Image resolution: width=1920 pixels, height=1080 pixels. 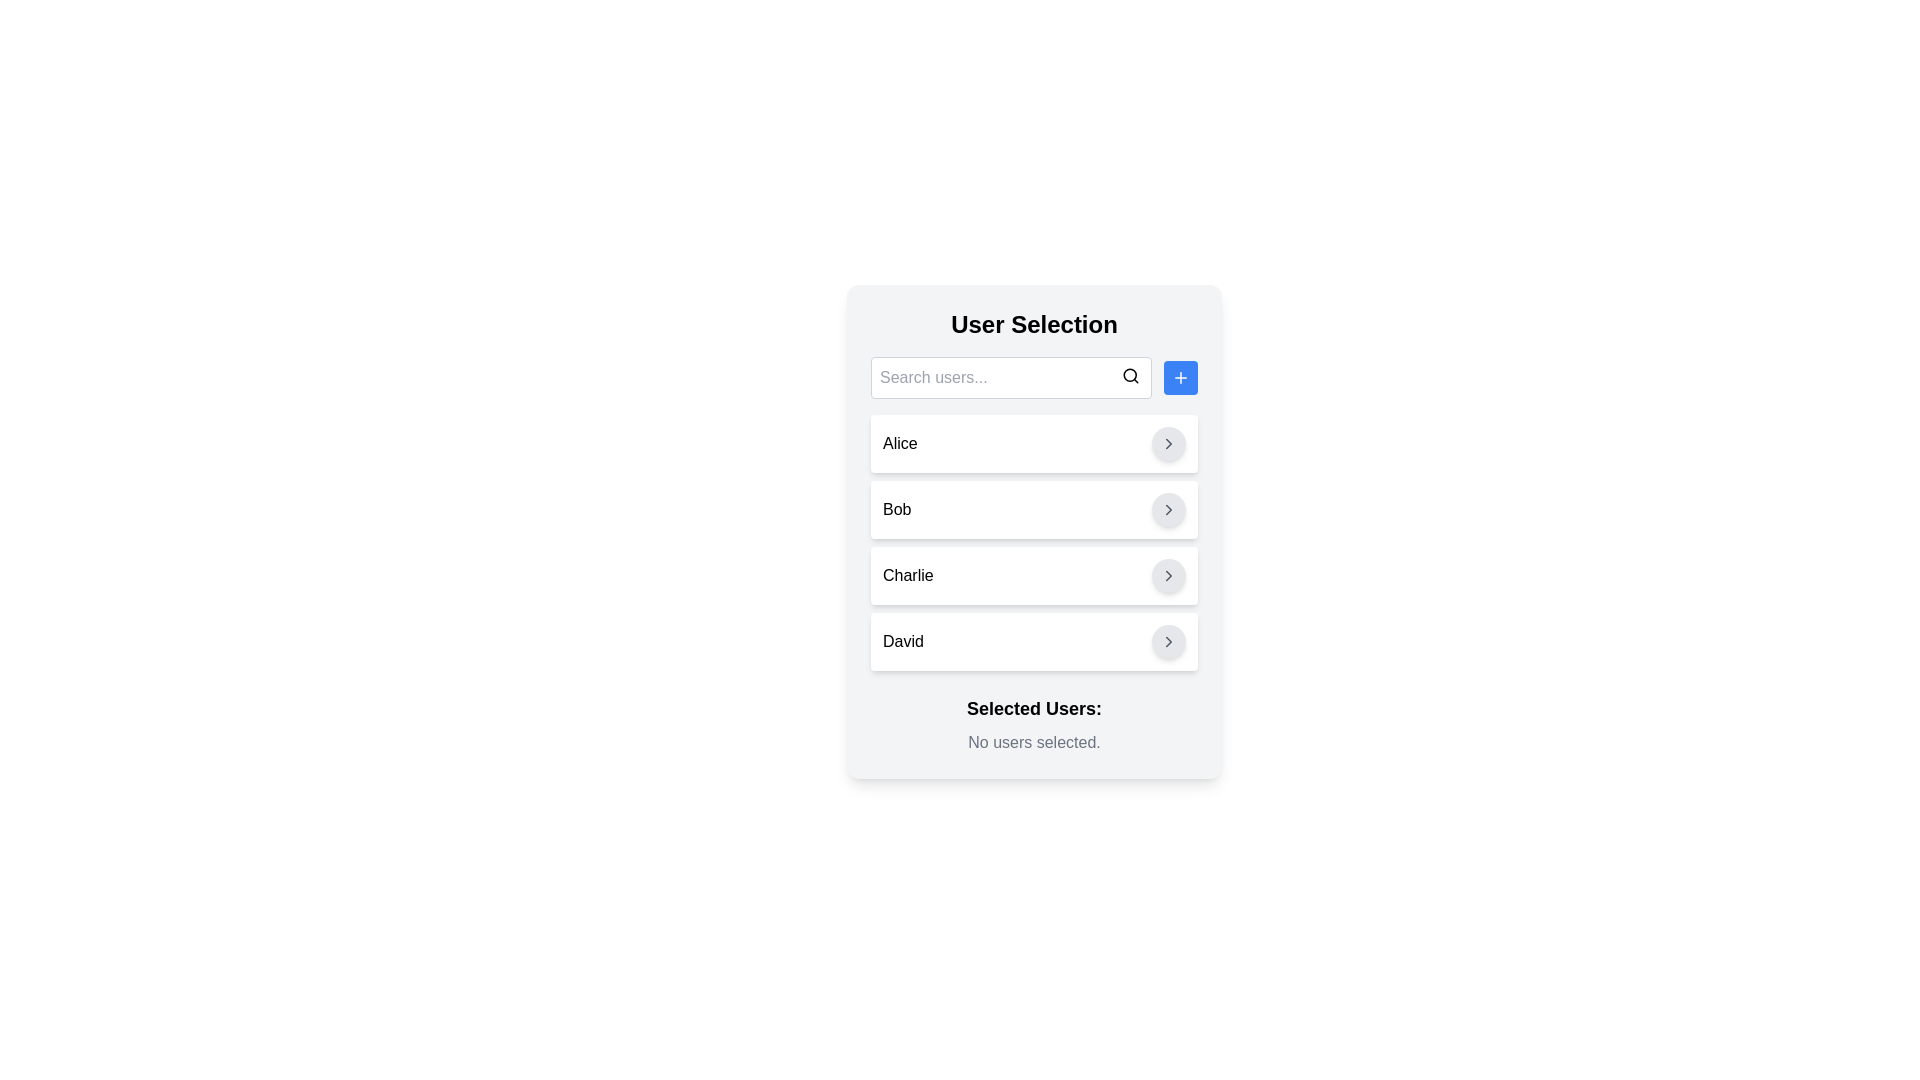 I want to click on the circular button with a light gray background and a right-facing chevron icon located in the bottom-right corner of the 'Bob' selection card, so click(x=1169, y=508).